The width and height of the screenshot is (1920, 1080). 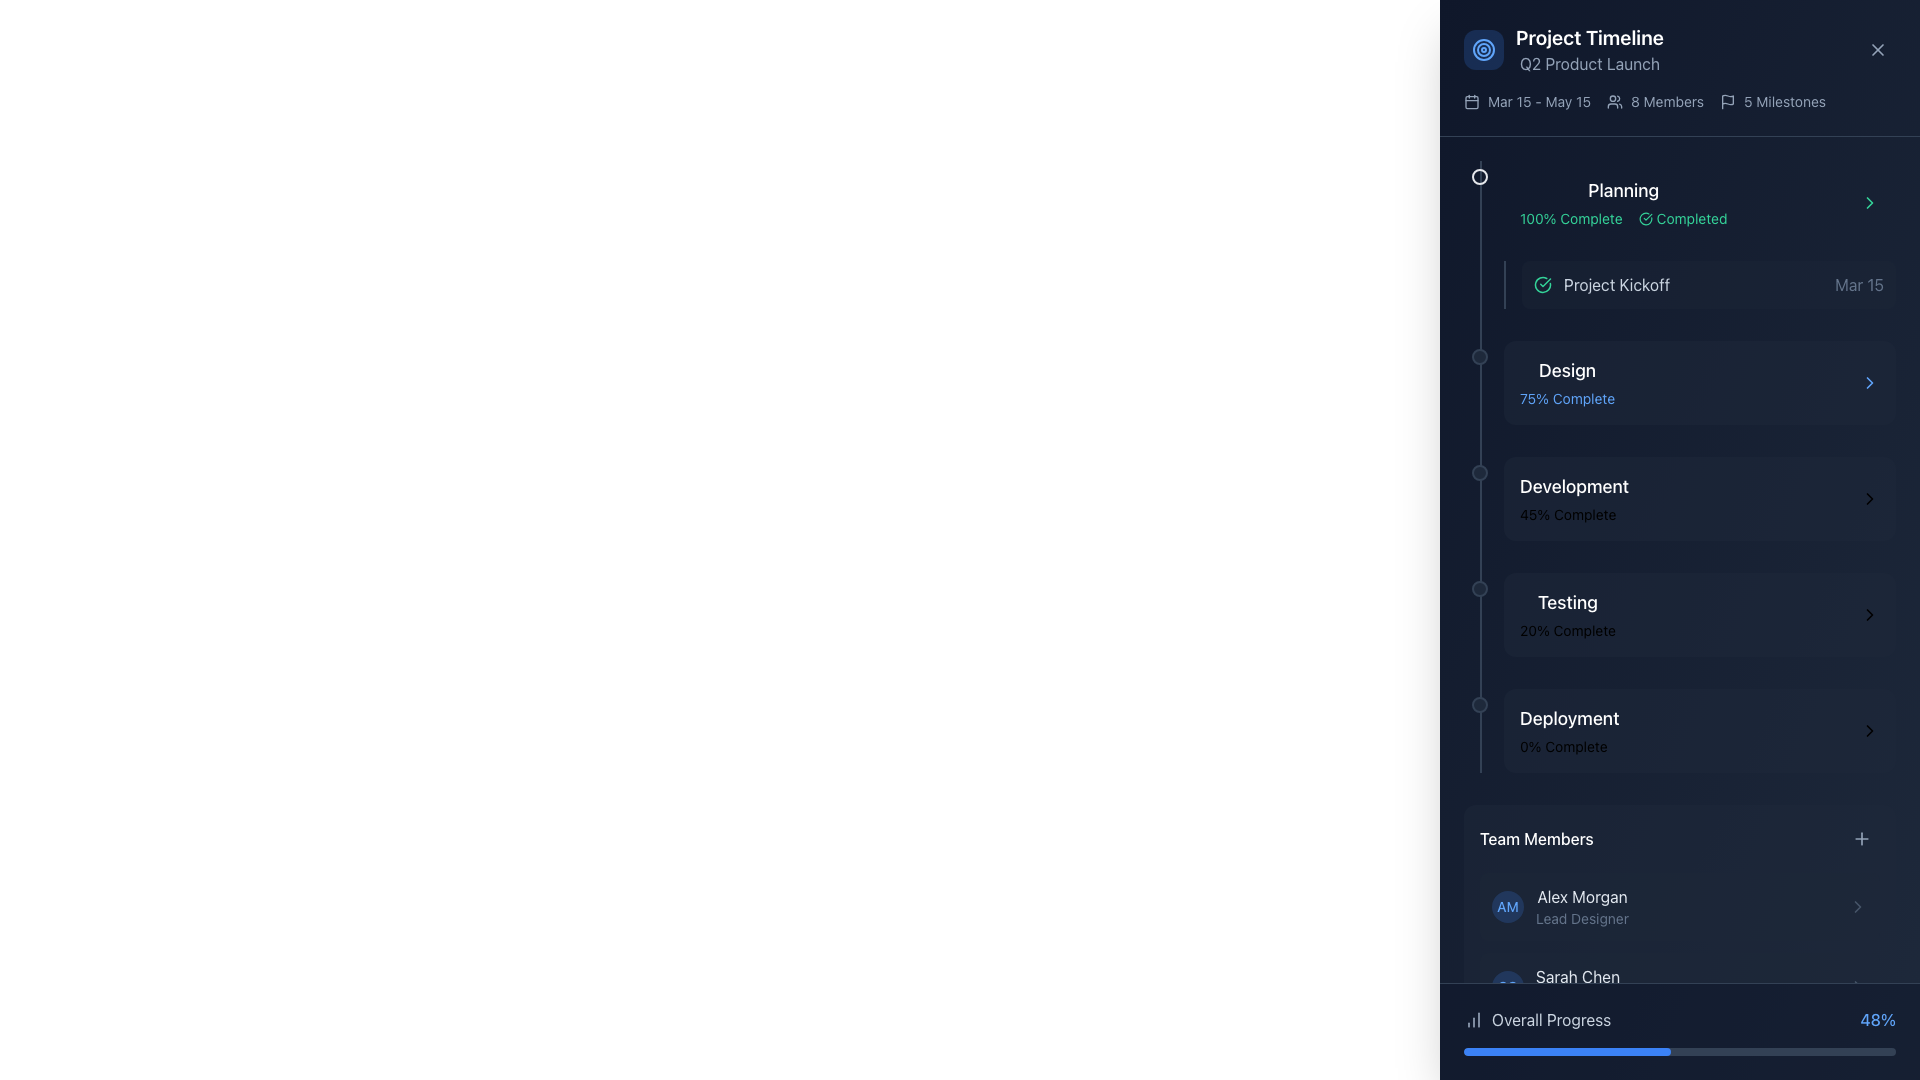 I want to click on the target icon, which is composed of concentric circles resembling a target, located at the top left of the interface panel, next to the text 'Project Timeline', so click(x=1483, y=49).